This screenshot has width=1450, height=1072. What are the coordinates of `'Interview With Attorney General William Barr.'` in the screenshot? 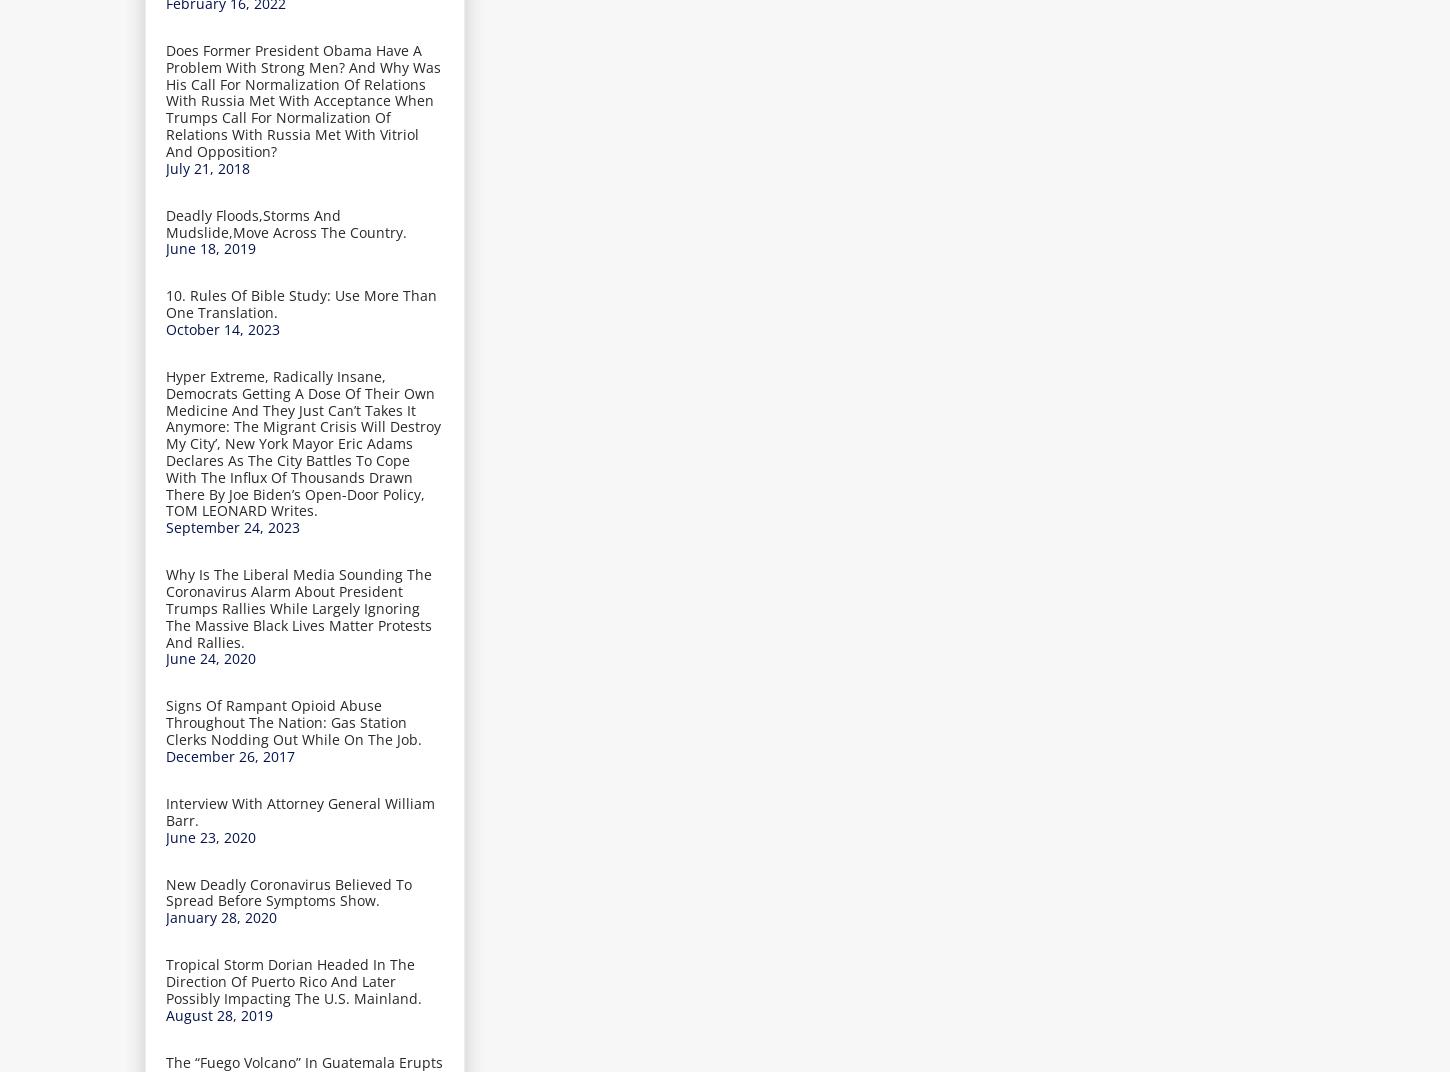 It's located at (300, 809).